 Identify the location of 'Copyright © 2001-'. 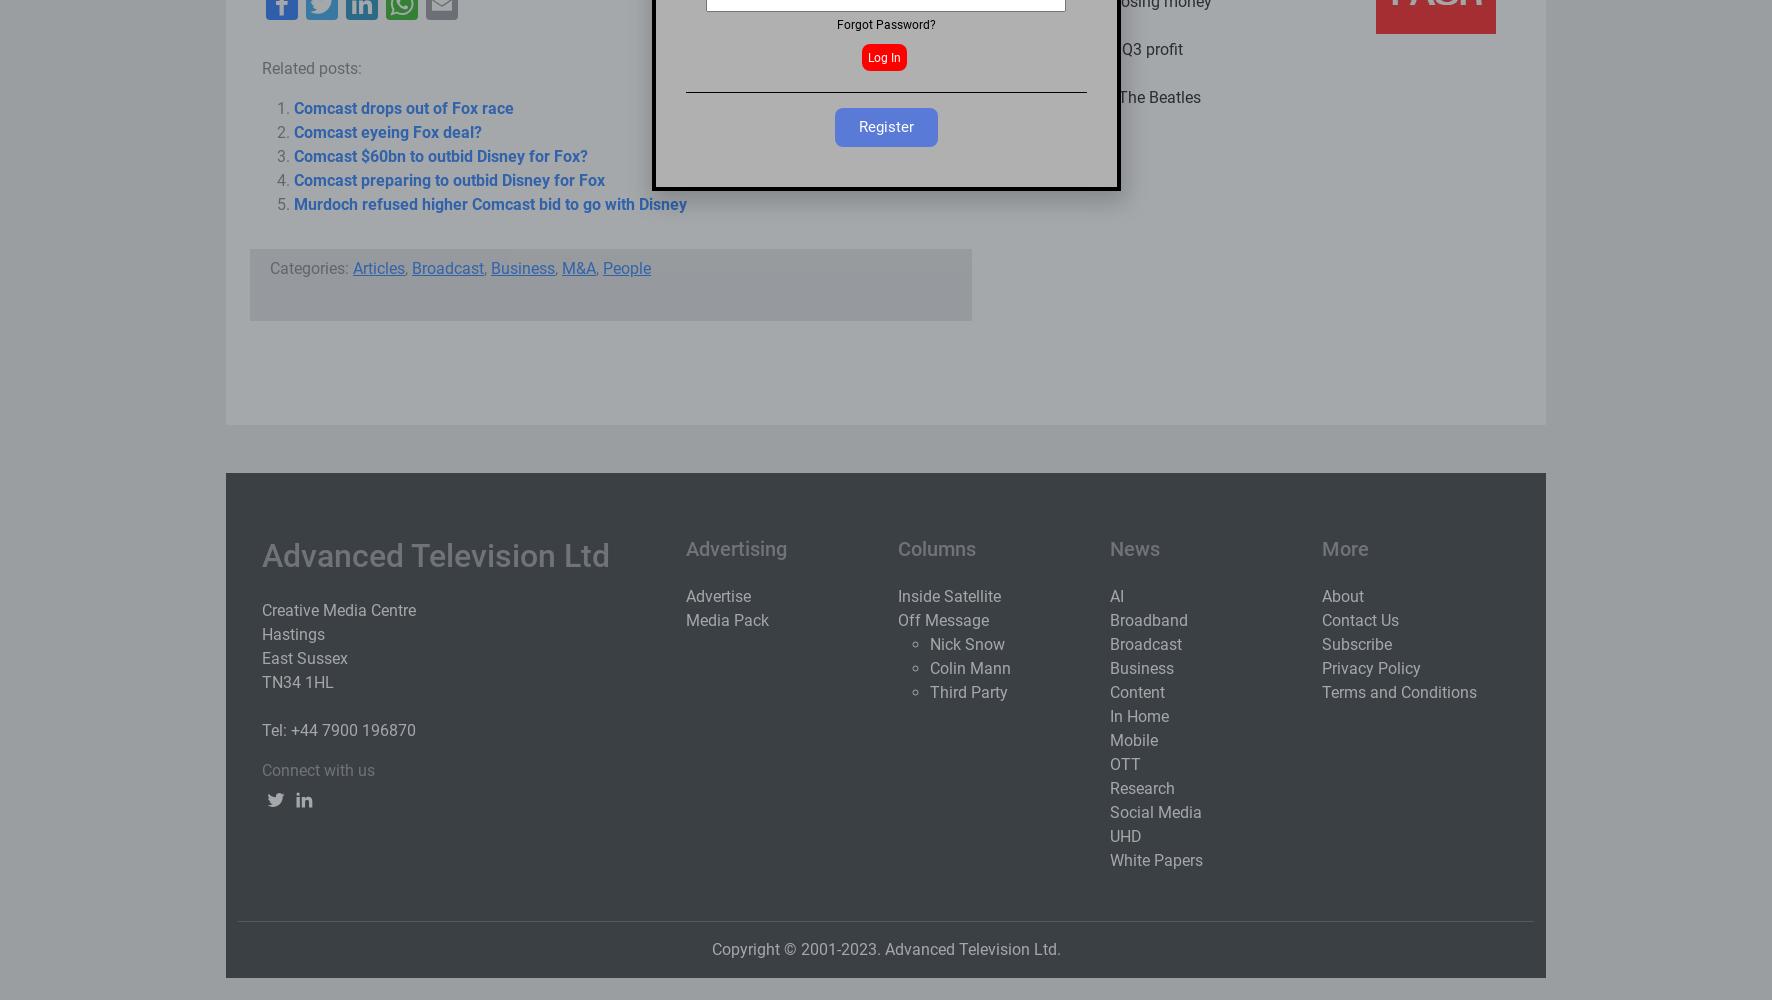
(774, 947).